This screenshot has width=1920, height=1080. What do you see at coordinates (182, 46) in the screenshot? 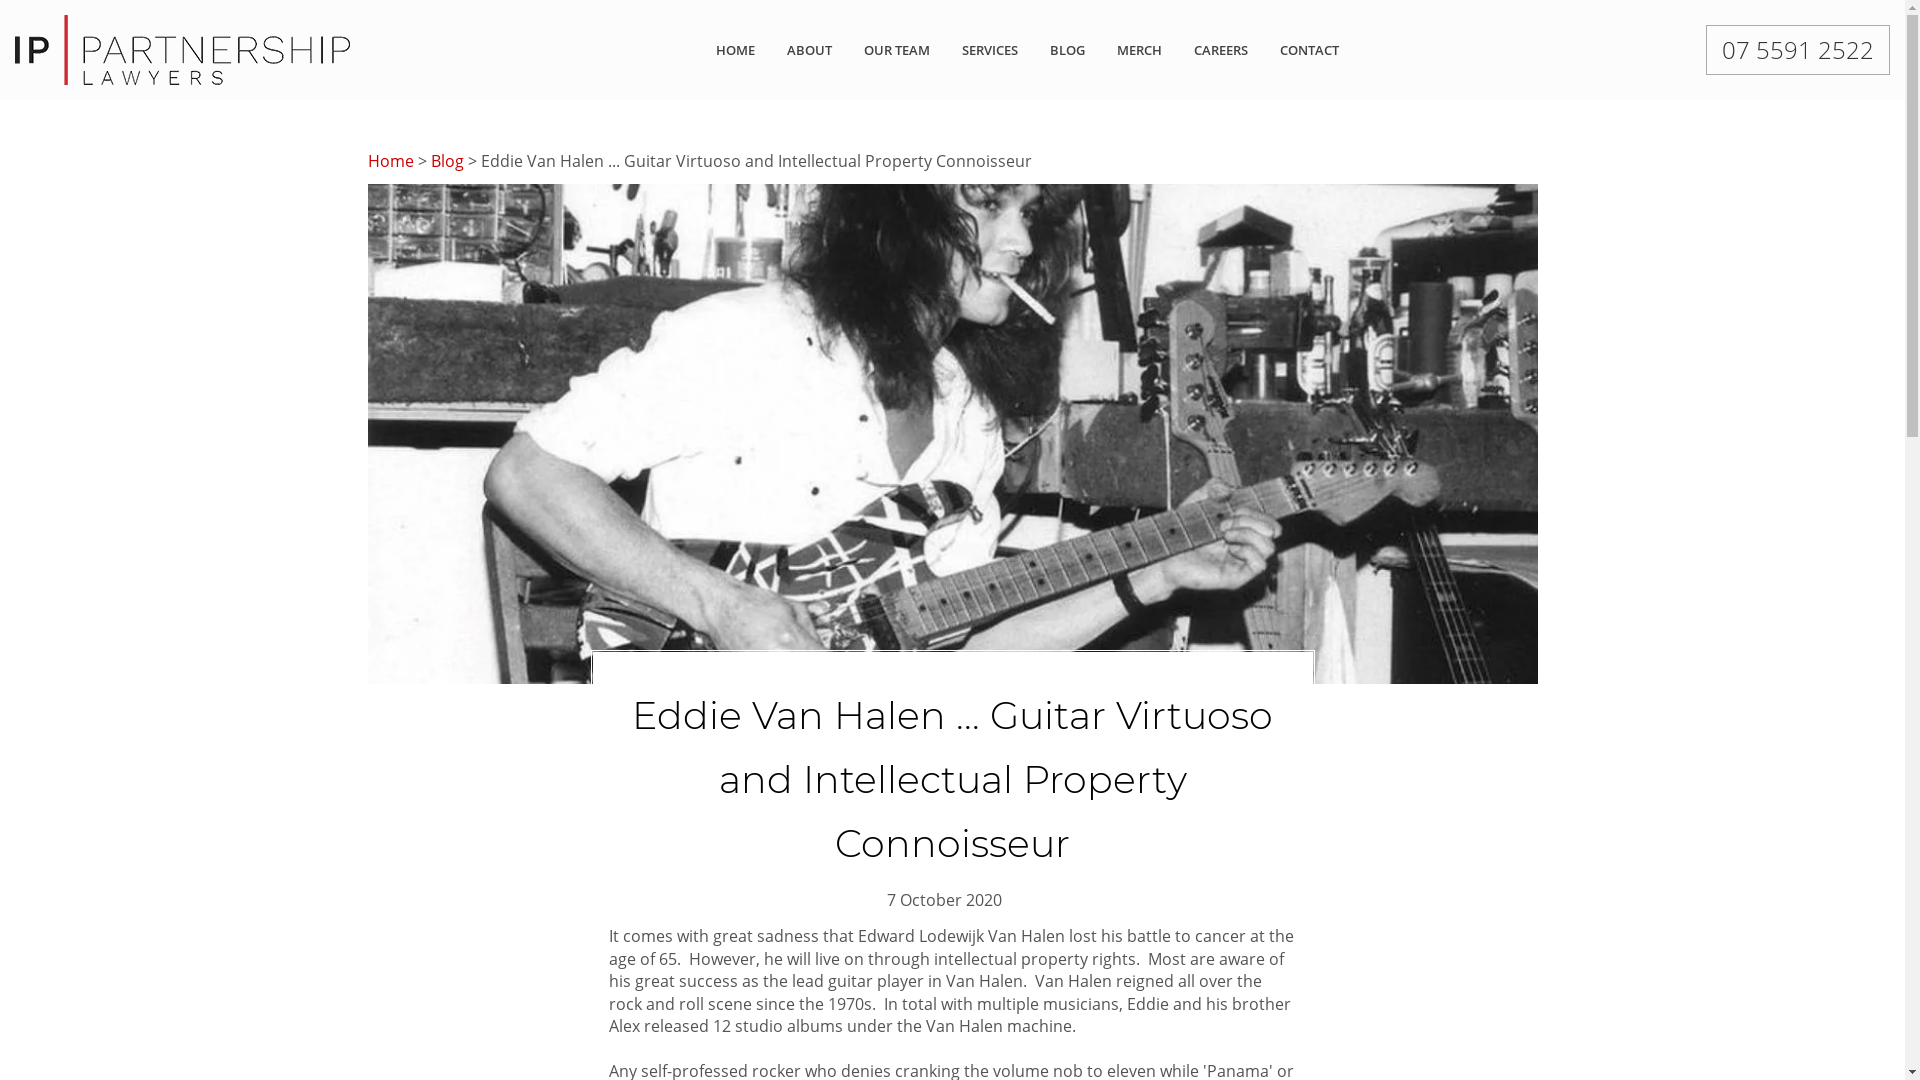
I see `'IP partnership'` at bounding box center [182, 46].